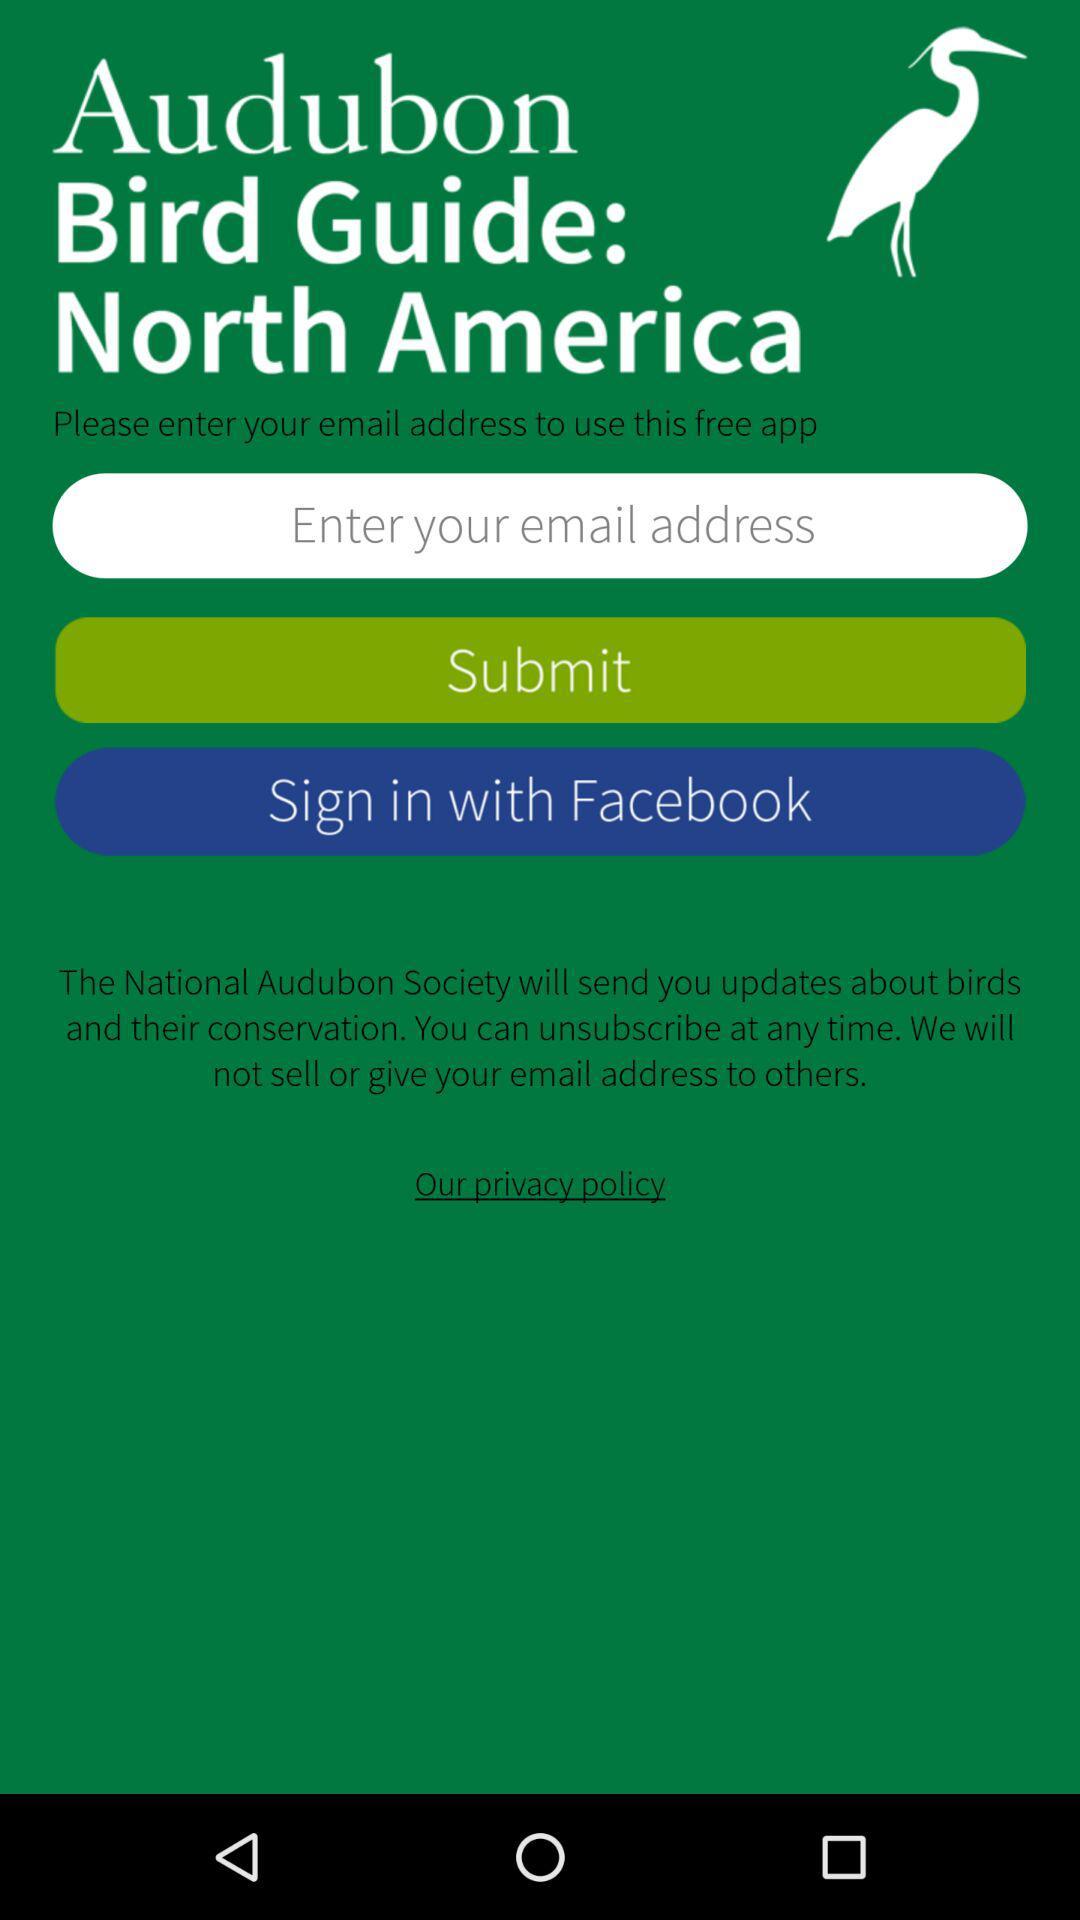 This screenshot has height=1920, width=1080. I want to click on icon below the please enter your item, so click(540, 525).